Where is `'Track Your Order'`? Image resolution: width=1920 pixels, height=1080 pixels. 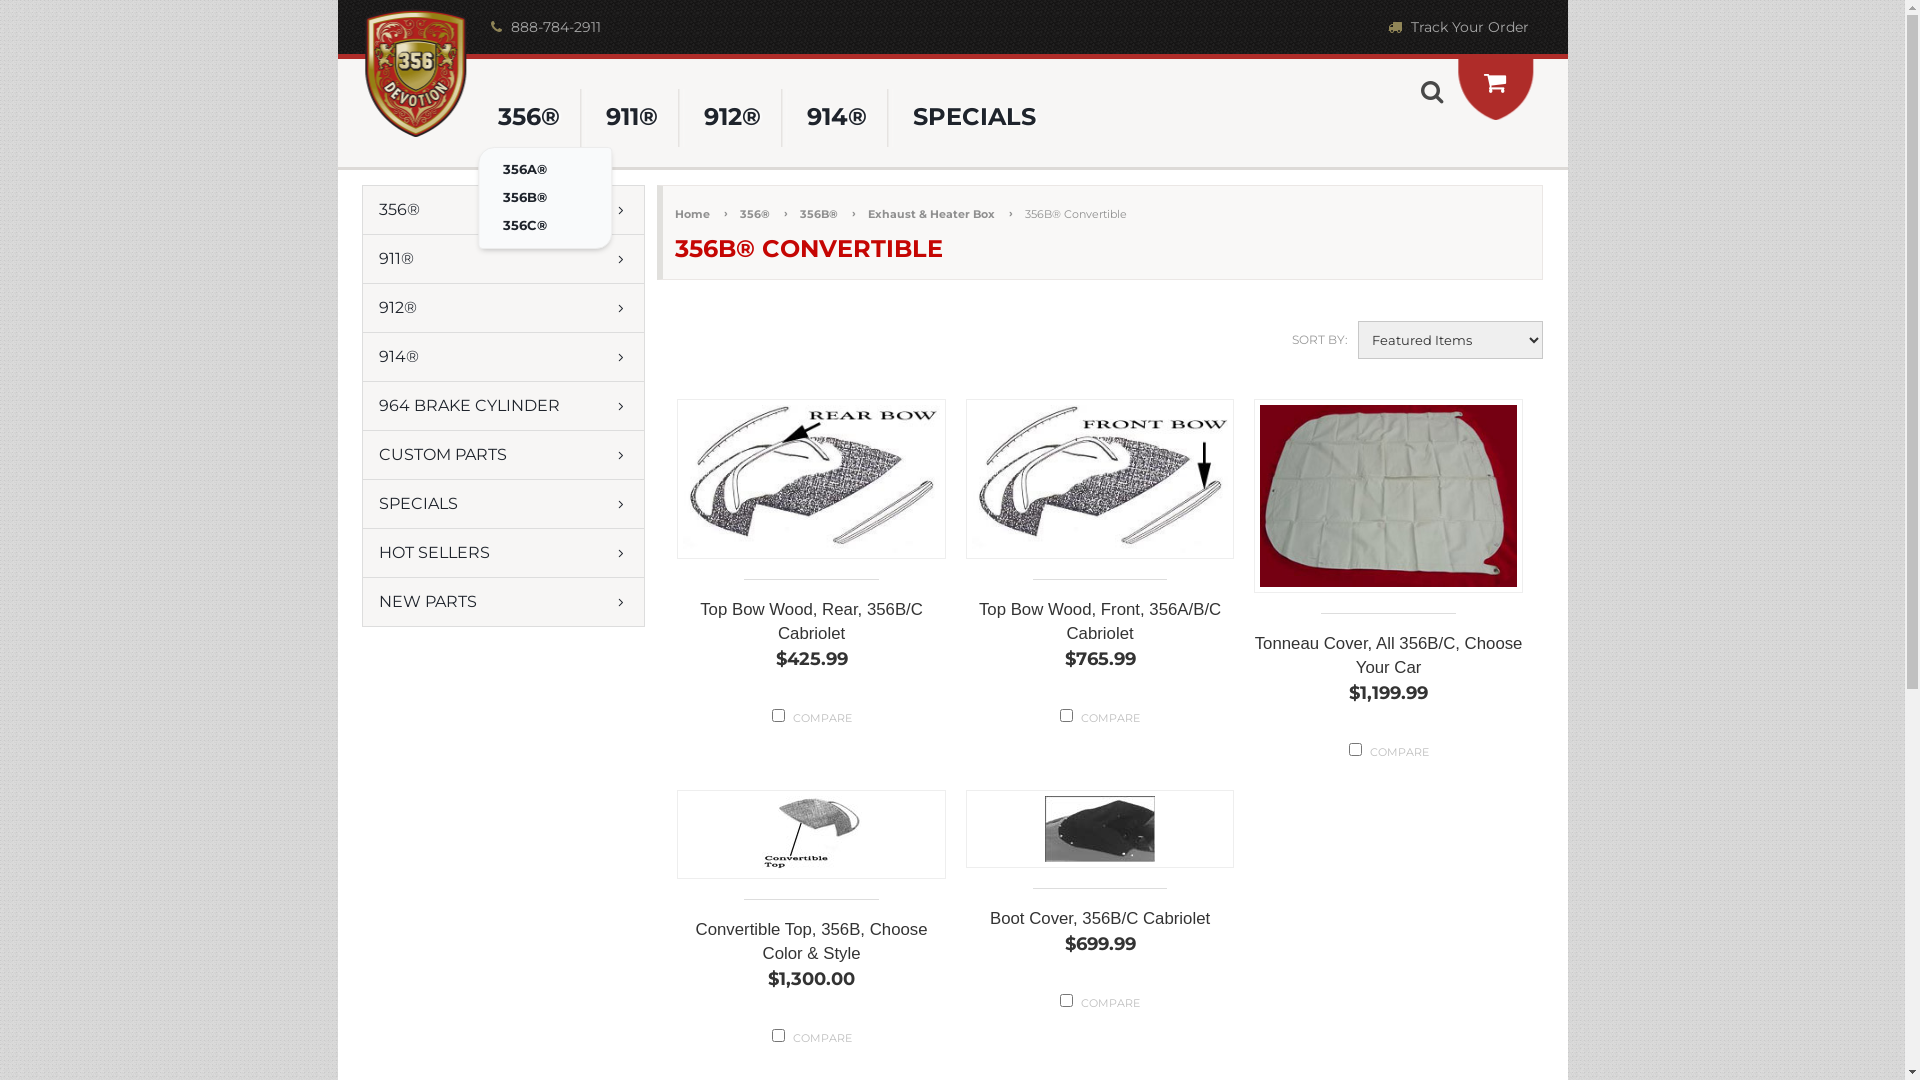 'Track Your Order' is located at coordinates (1455, 27).